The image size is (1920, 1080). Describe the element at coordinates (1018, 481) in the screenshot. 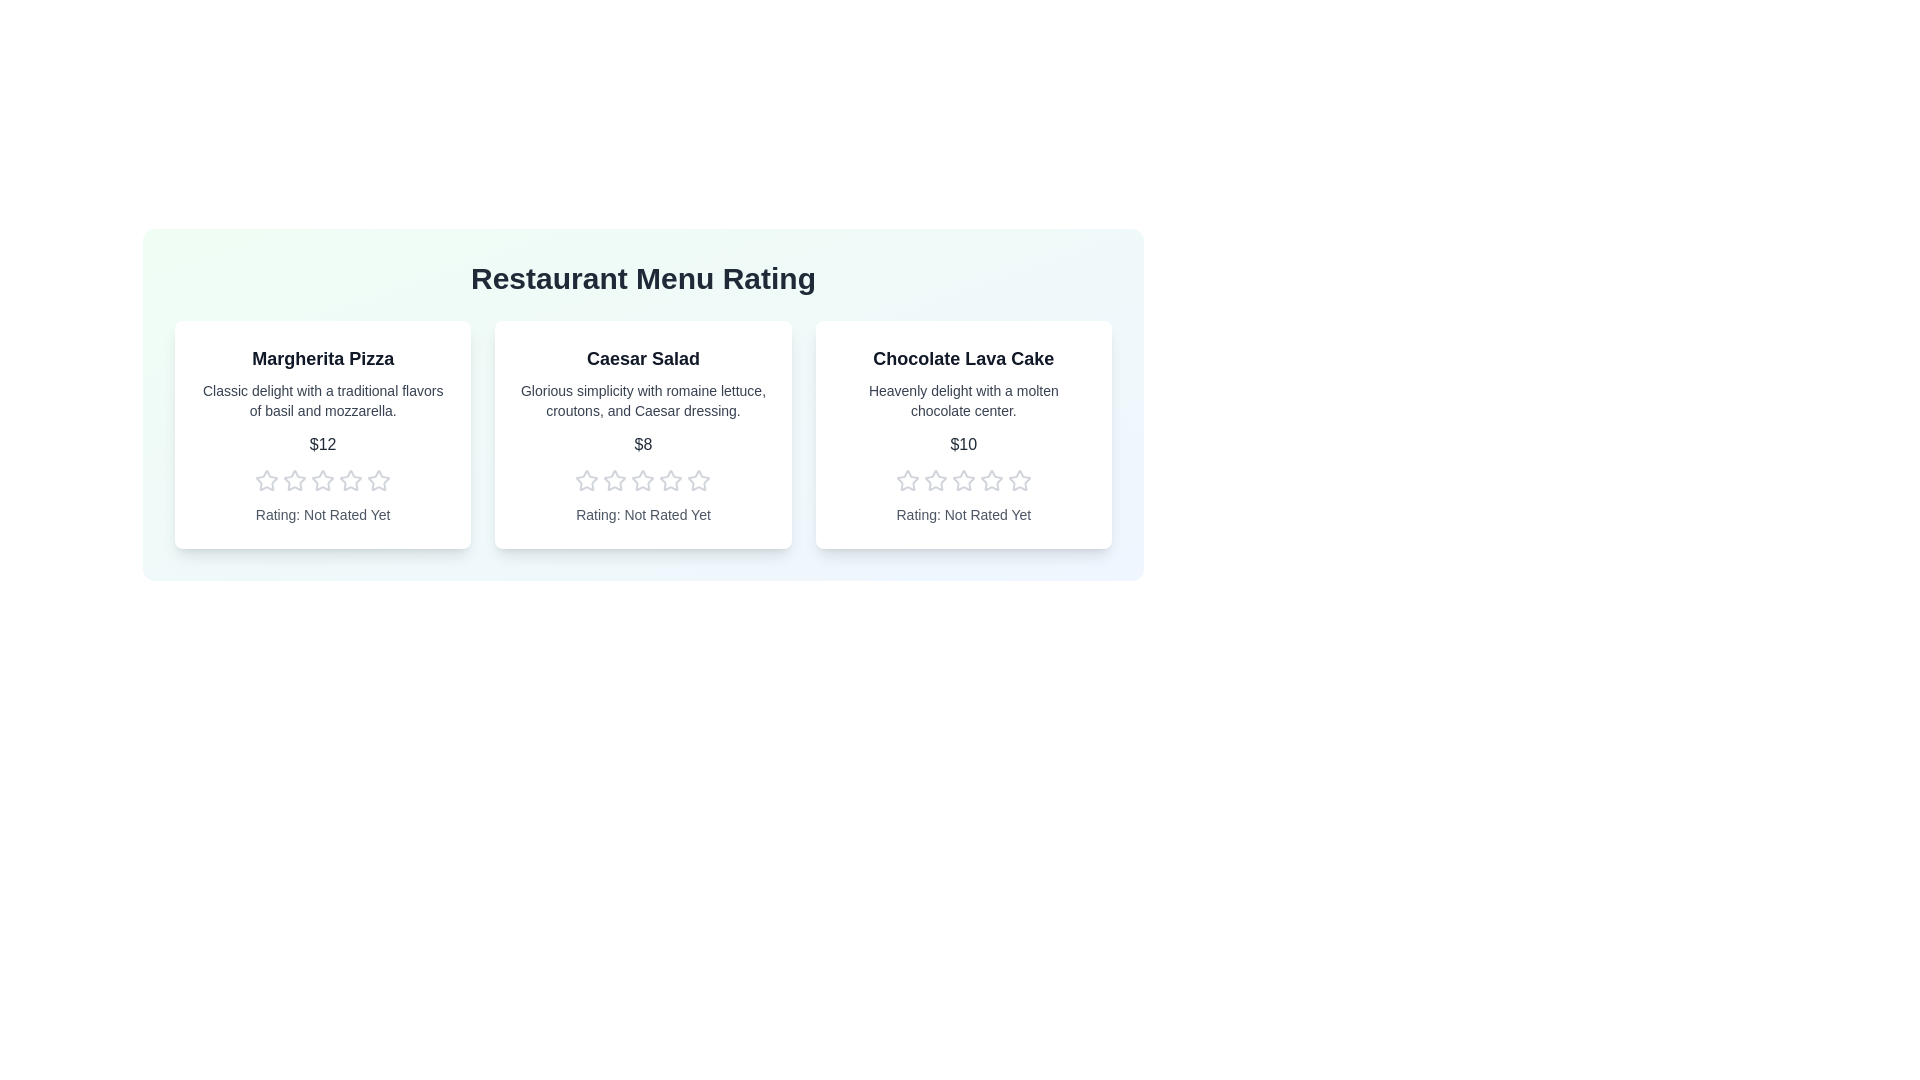

I see `the star corresponding to the desired rating 5 for the menu item Chocolate Lava Cake` at that location.